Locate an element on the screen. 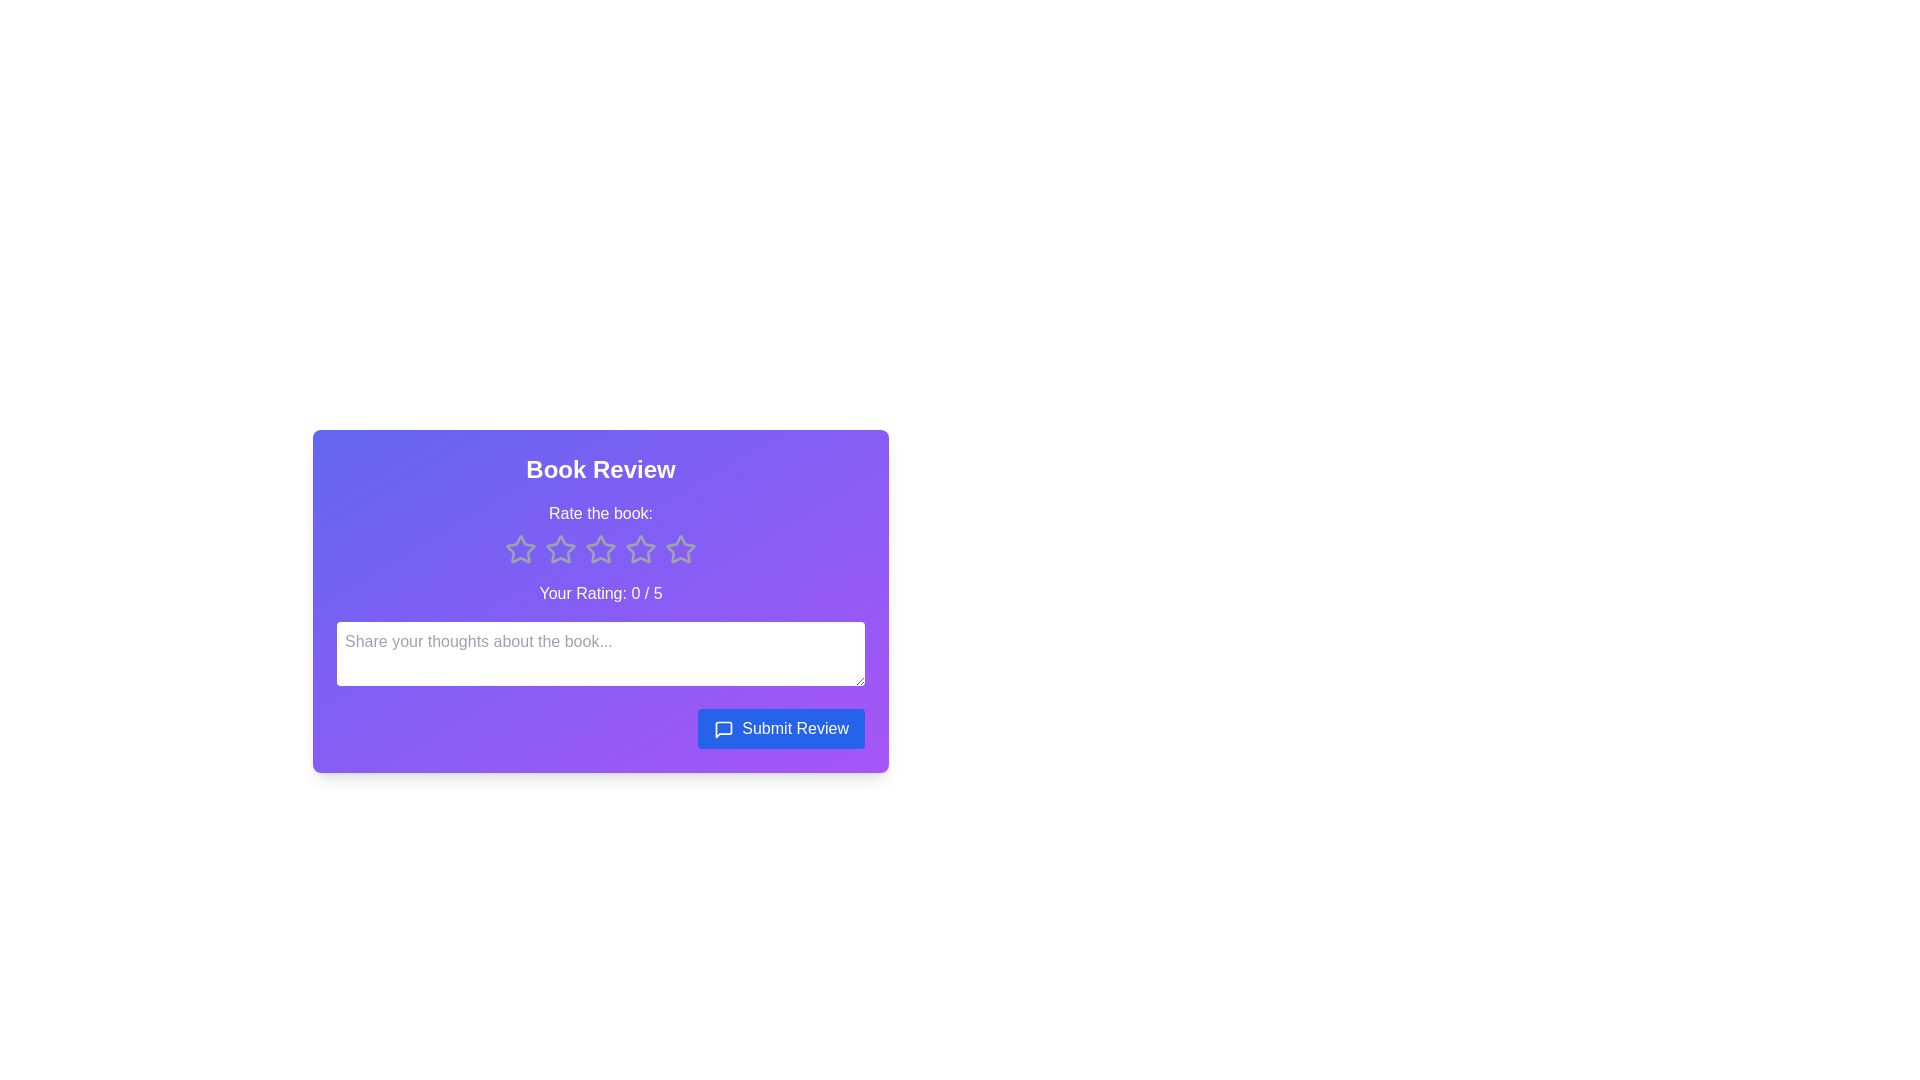 The height and width of the screenshot is (1080, 1920). the text area to focus and input the feedback text is located at coordinates (599, 654).